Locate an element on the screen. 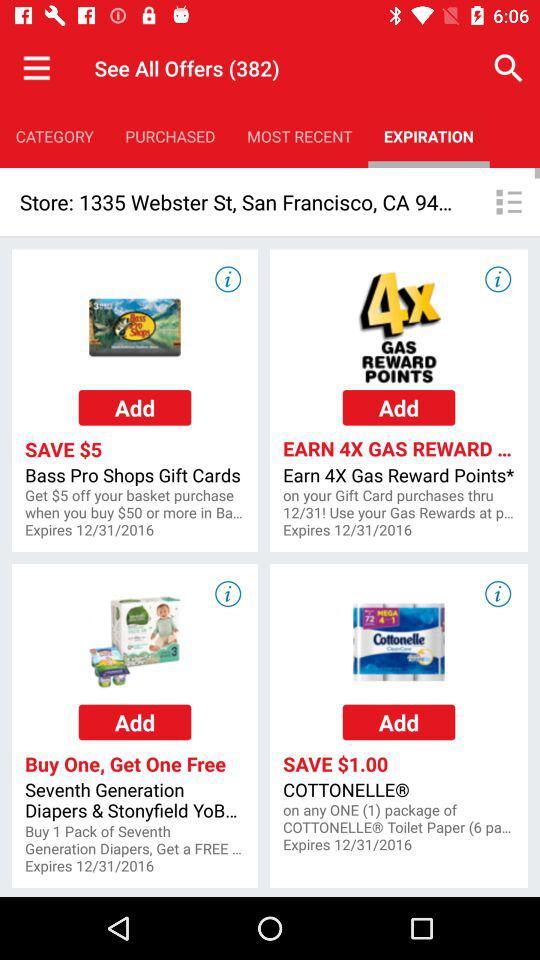  app to the left of earn 4x gas app is located at coordinates (135, 503).